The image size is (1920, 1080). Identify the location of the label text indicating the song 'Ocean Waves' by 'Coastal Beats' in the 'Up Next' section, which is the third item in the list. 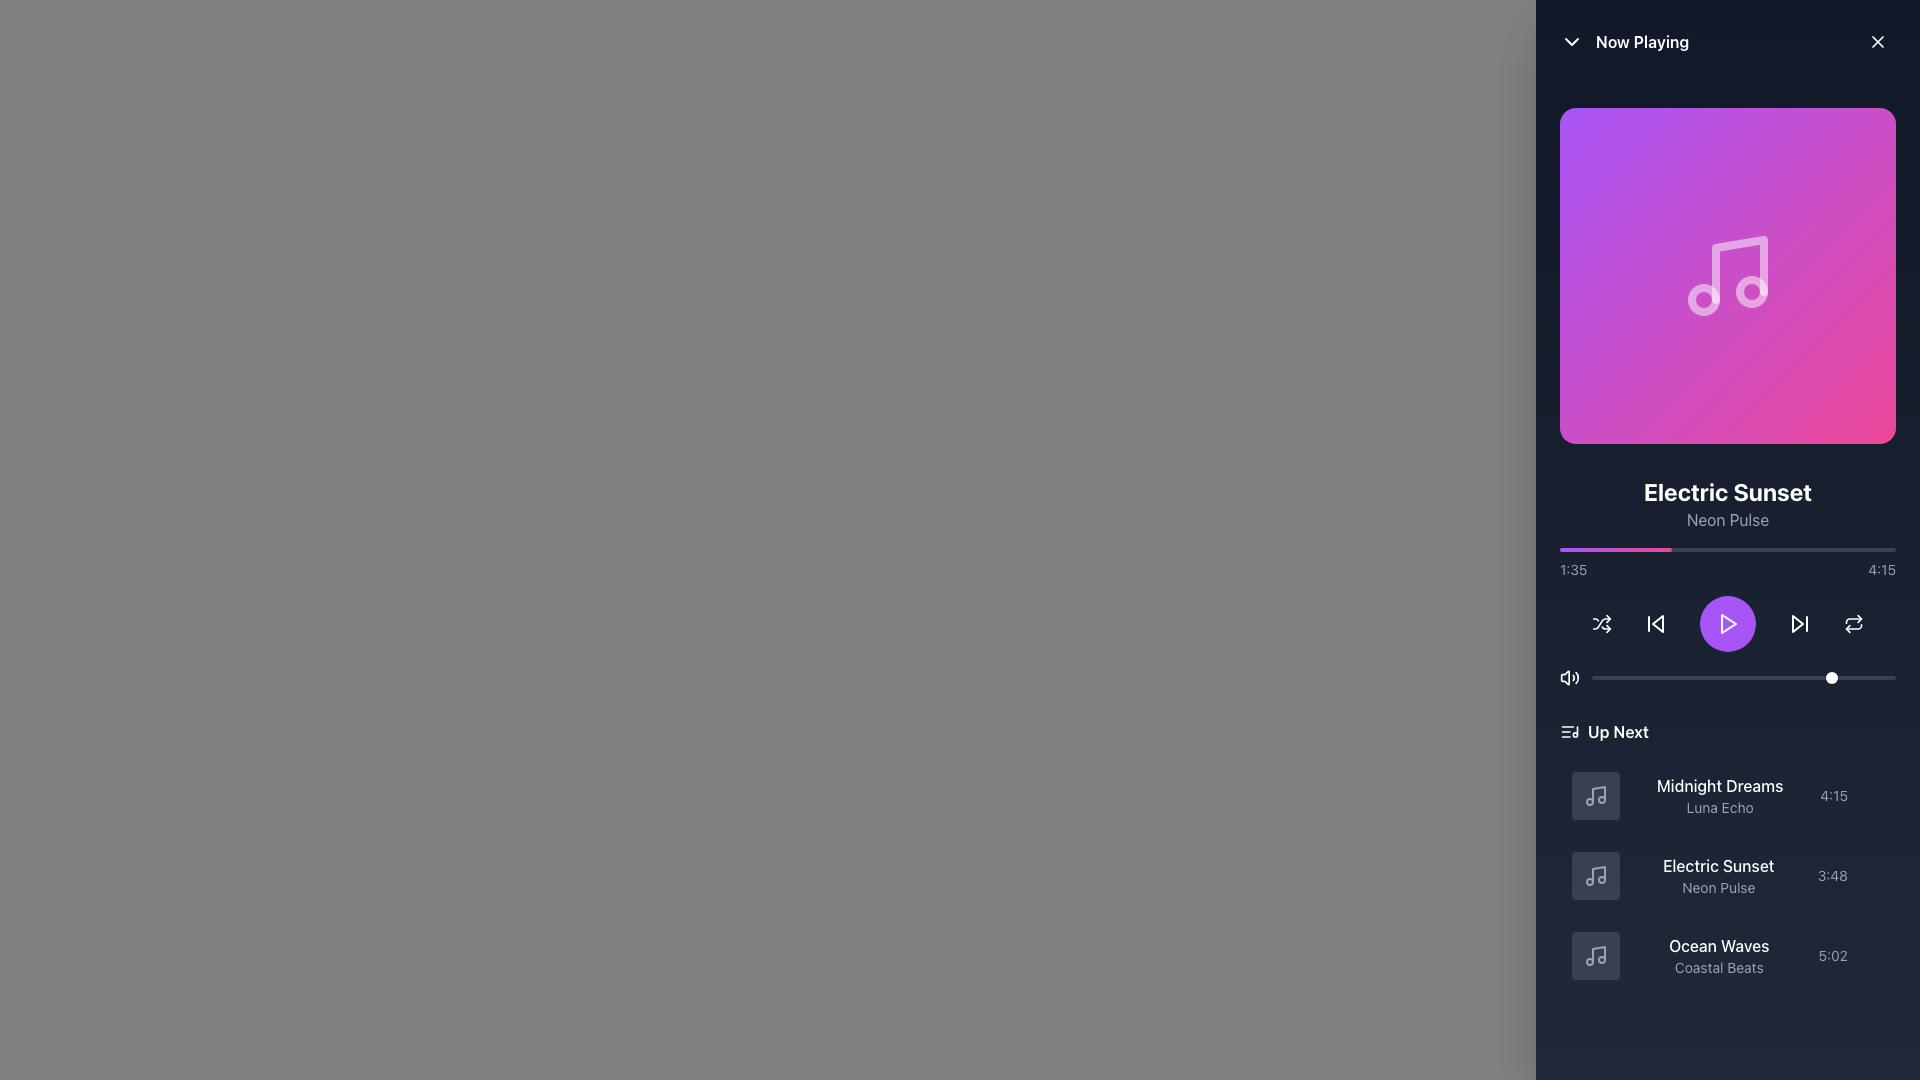
(1718, 955).